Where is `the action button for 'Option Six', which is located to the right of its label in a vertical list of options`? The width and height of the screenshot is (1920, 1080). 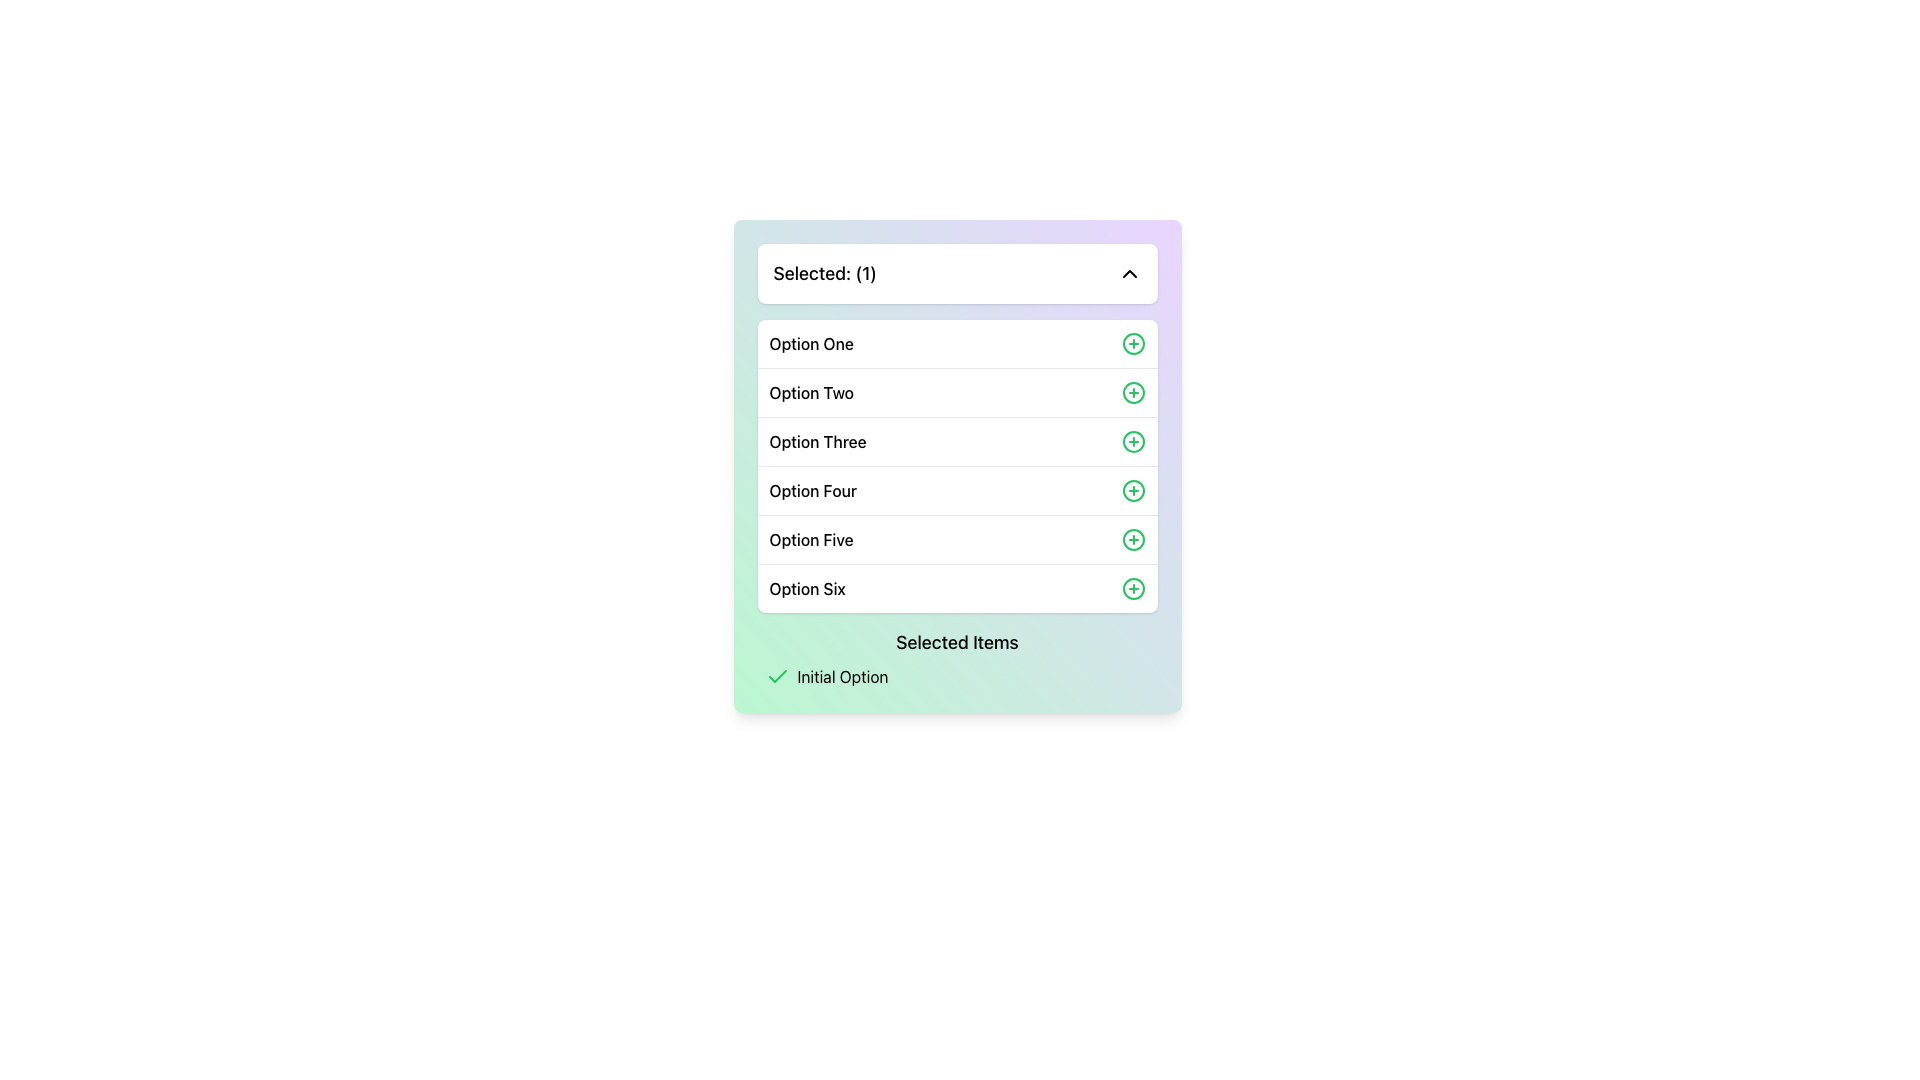
the action button for 'Option Six', which is located to the right of its label in a vertical list of options is located at coordinates (1133, 588).